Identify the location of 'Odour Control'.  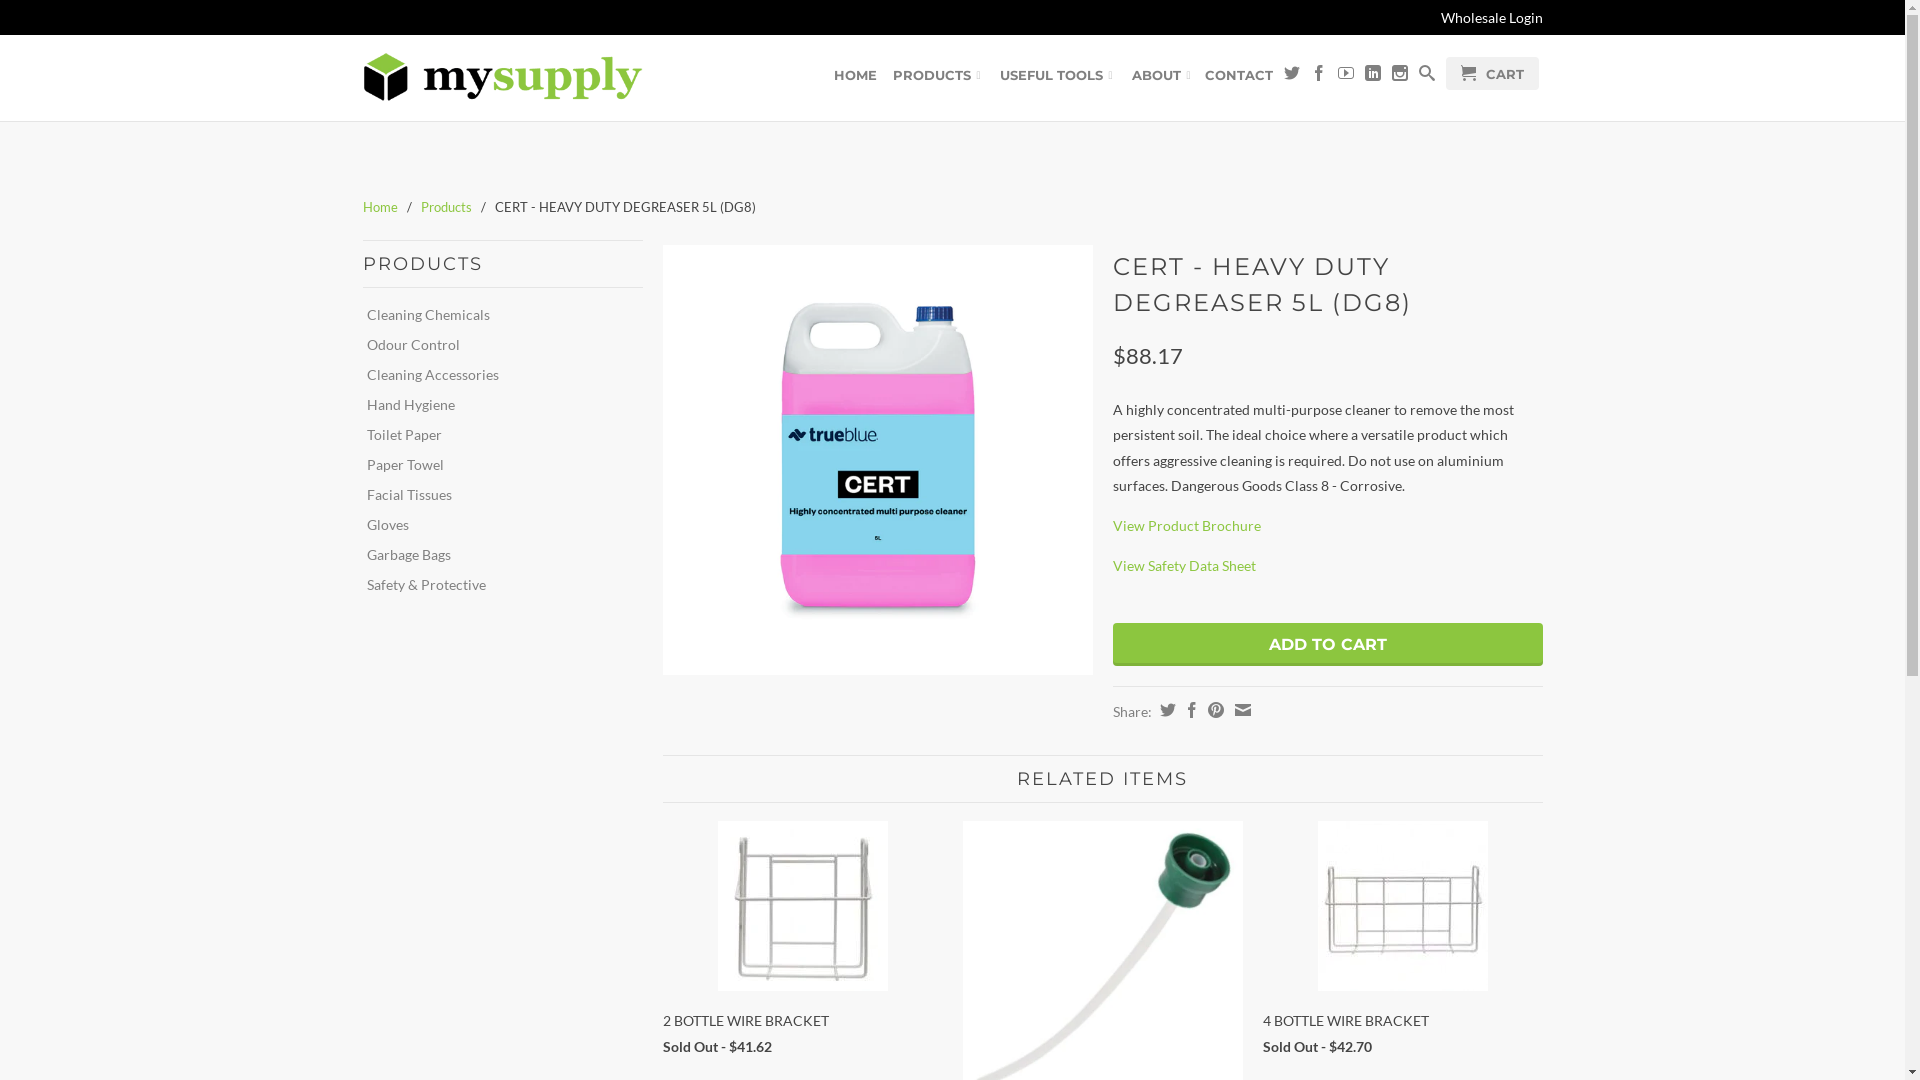
(494, 343).